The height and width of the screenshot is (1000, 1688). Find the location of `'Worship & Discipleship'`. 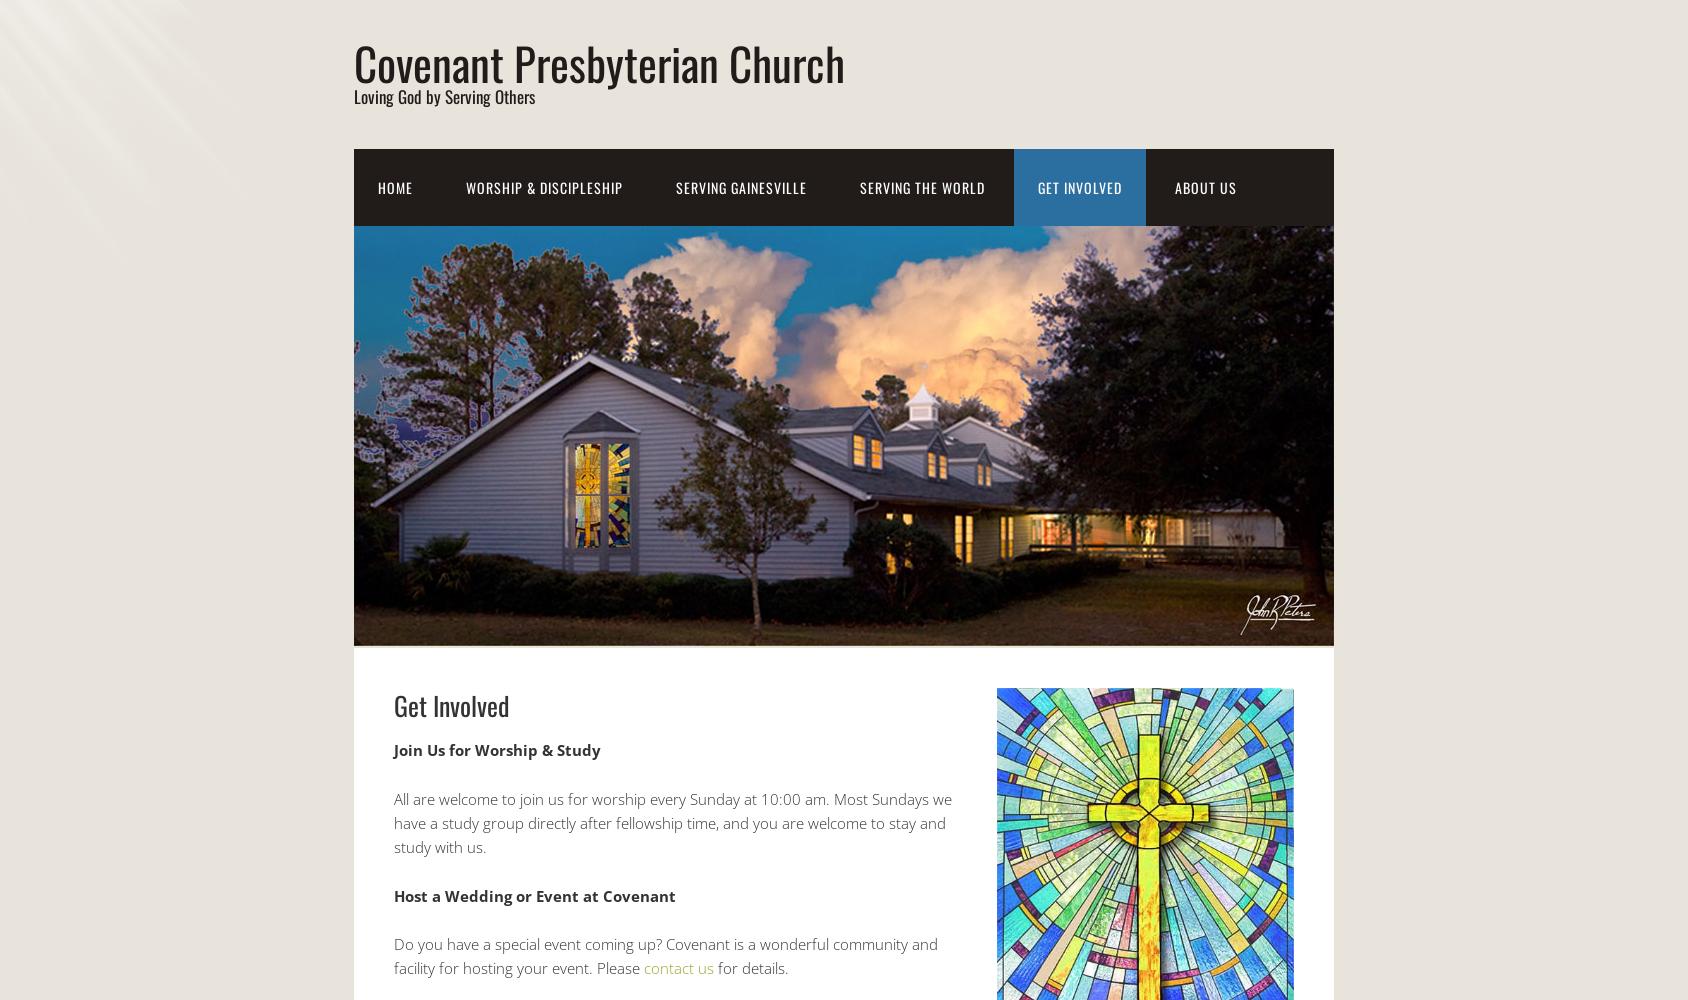

'Worship & Discipleship' is located at coordinates (544, 186).